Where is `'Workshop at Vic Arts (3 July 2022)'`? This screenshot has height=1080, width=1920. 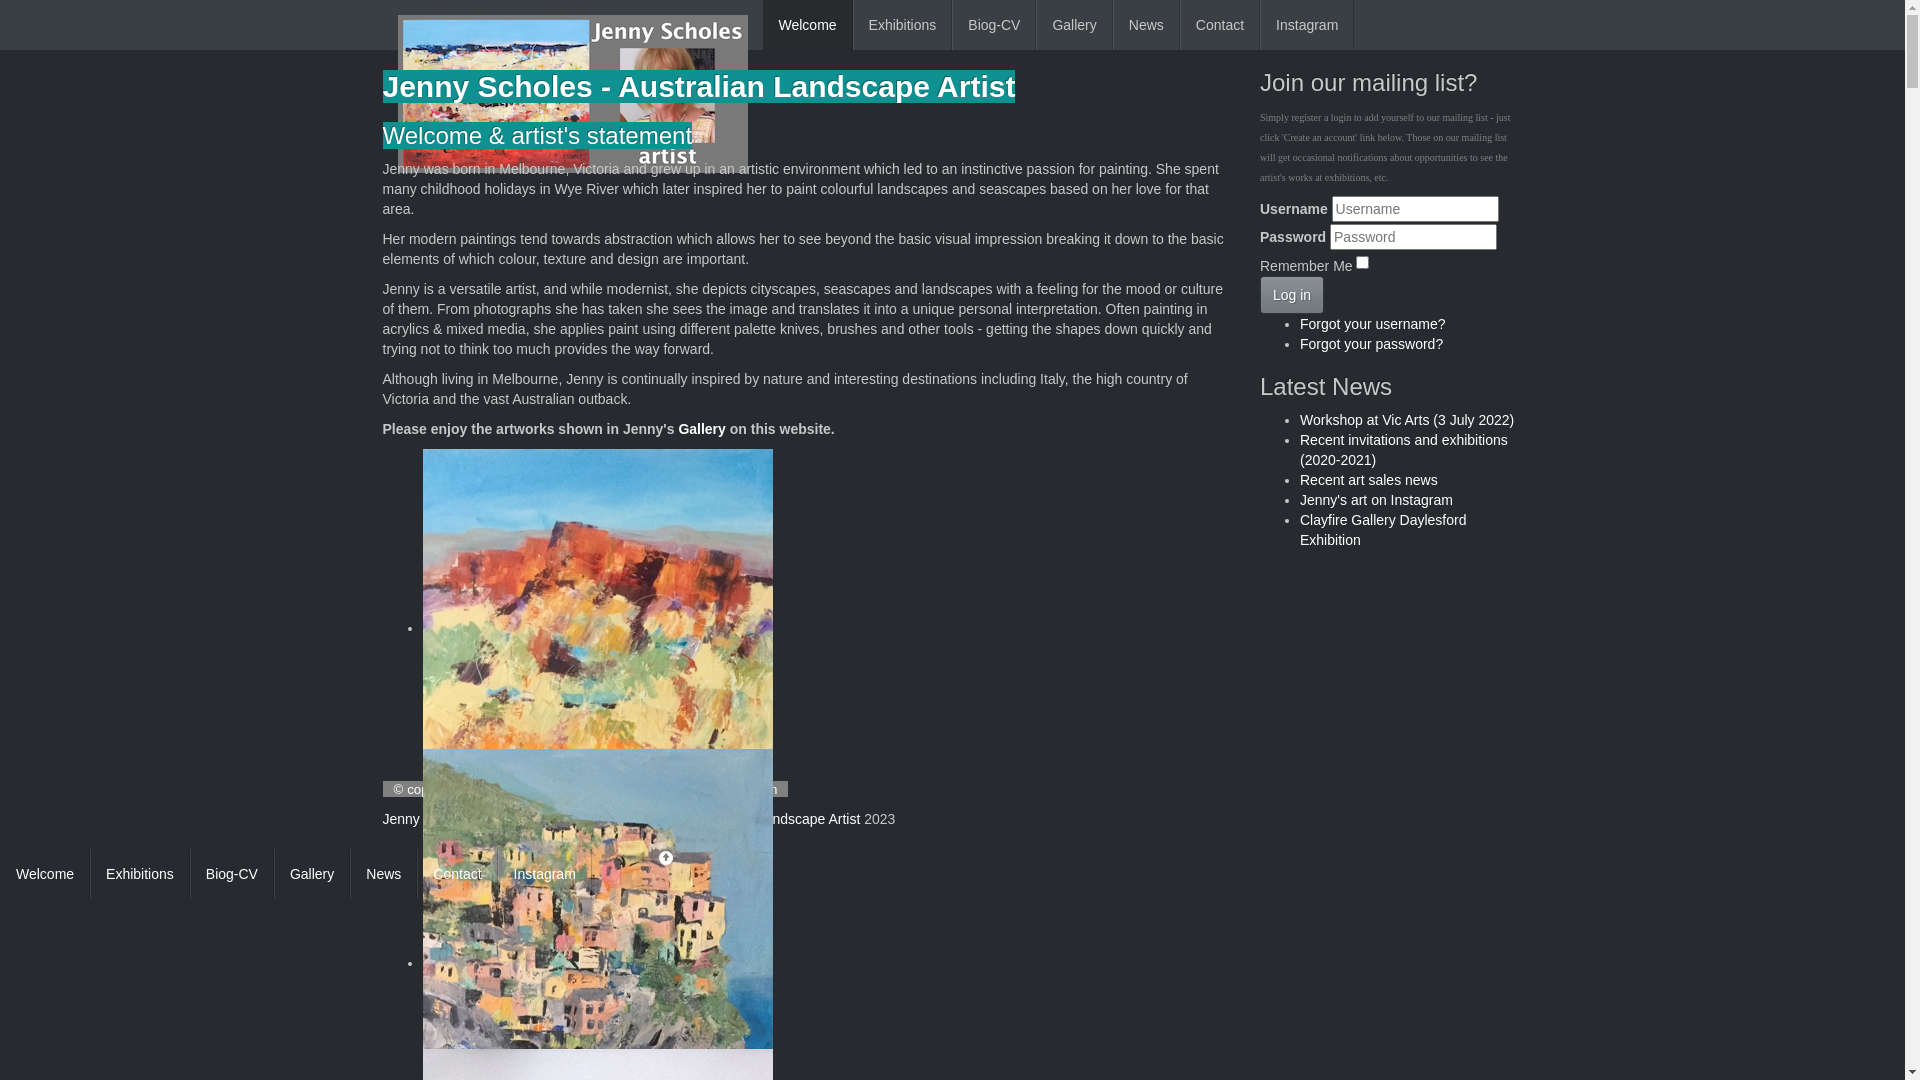
'Workshop at Vic Arts (3 July 2022)' is located at coordinates (1300, 419).